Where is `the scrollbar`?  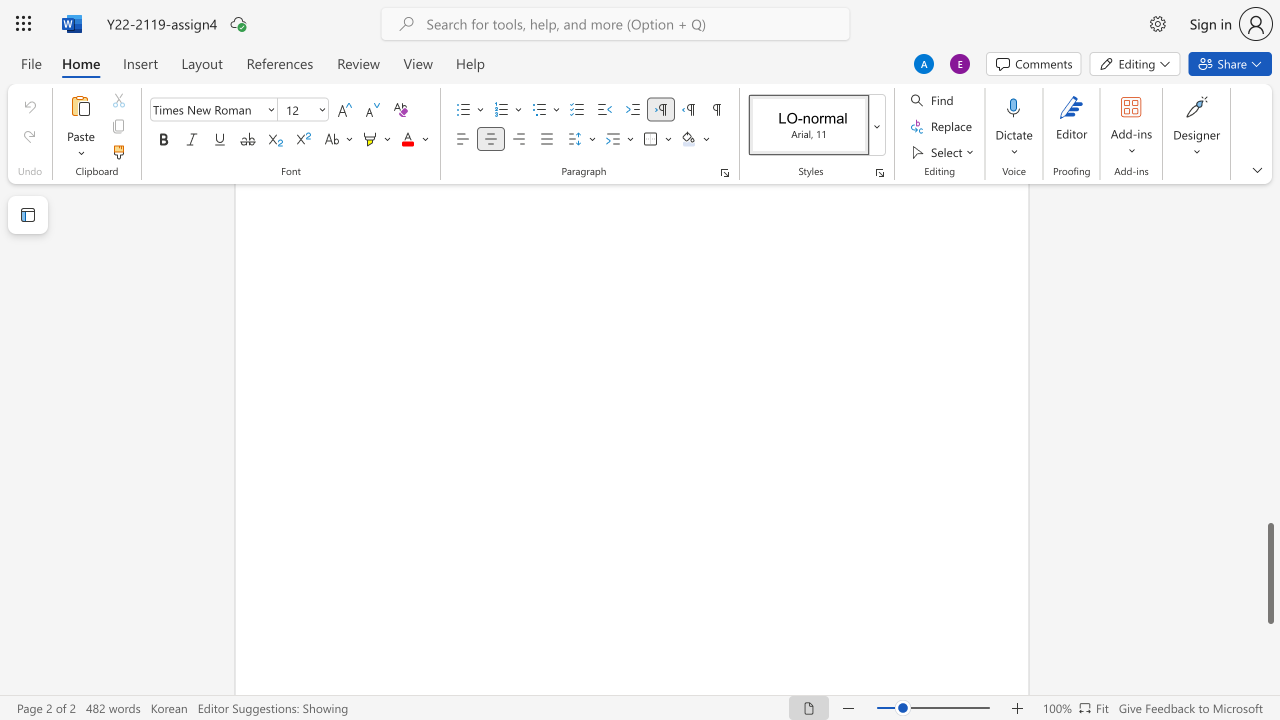 the scrollbar is located at coordinates (1269, 400).